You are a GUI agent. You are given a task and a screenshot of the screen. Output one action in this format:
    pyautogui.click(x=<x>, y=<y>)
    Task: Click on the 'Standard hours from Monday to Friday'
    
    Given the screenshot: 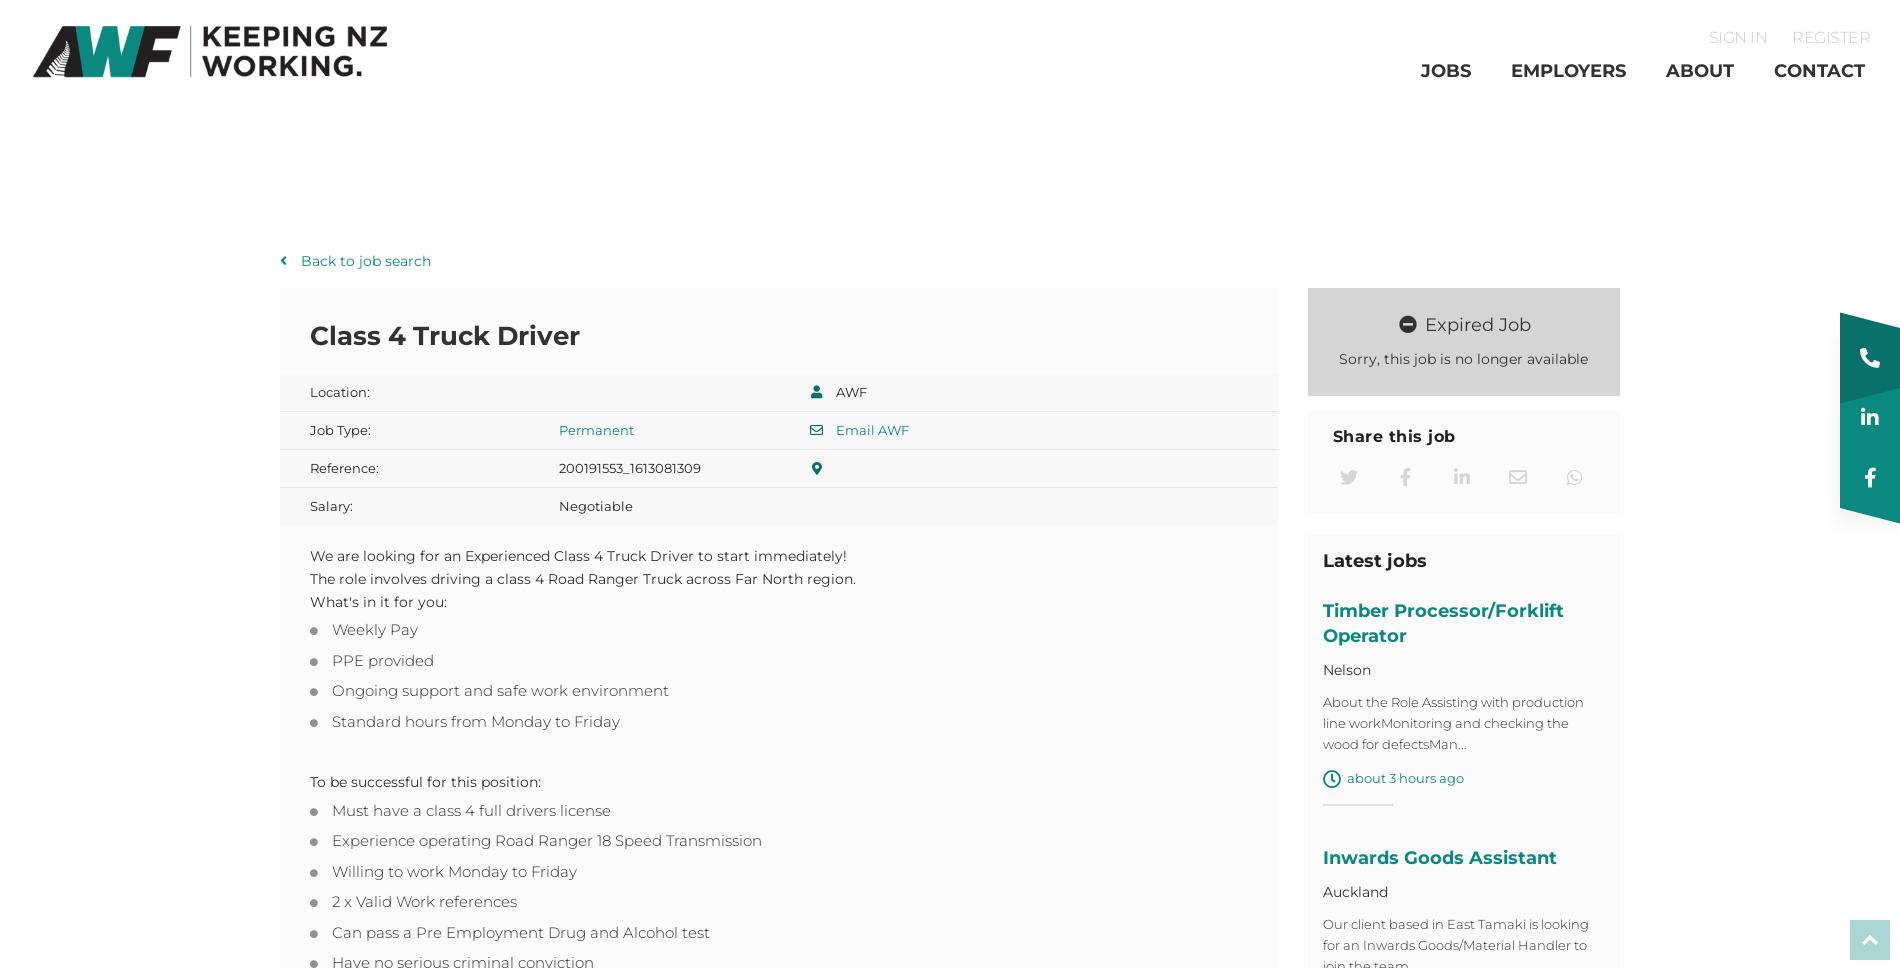 What is the action you would take?
    pyautogui.click(x=475, y=726)
    